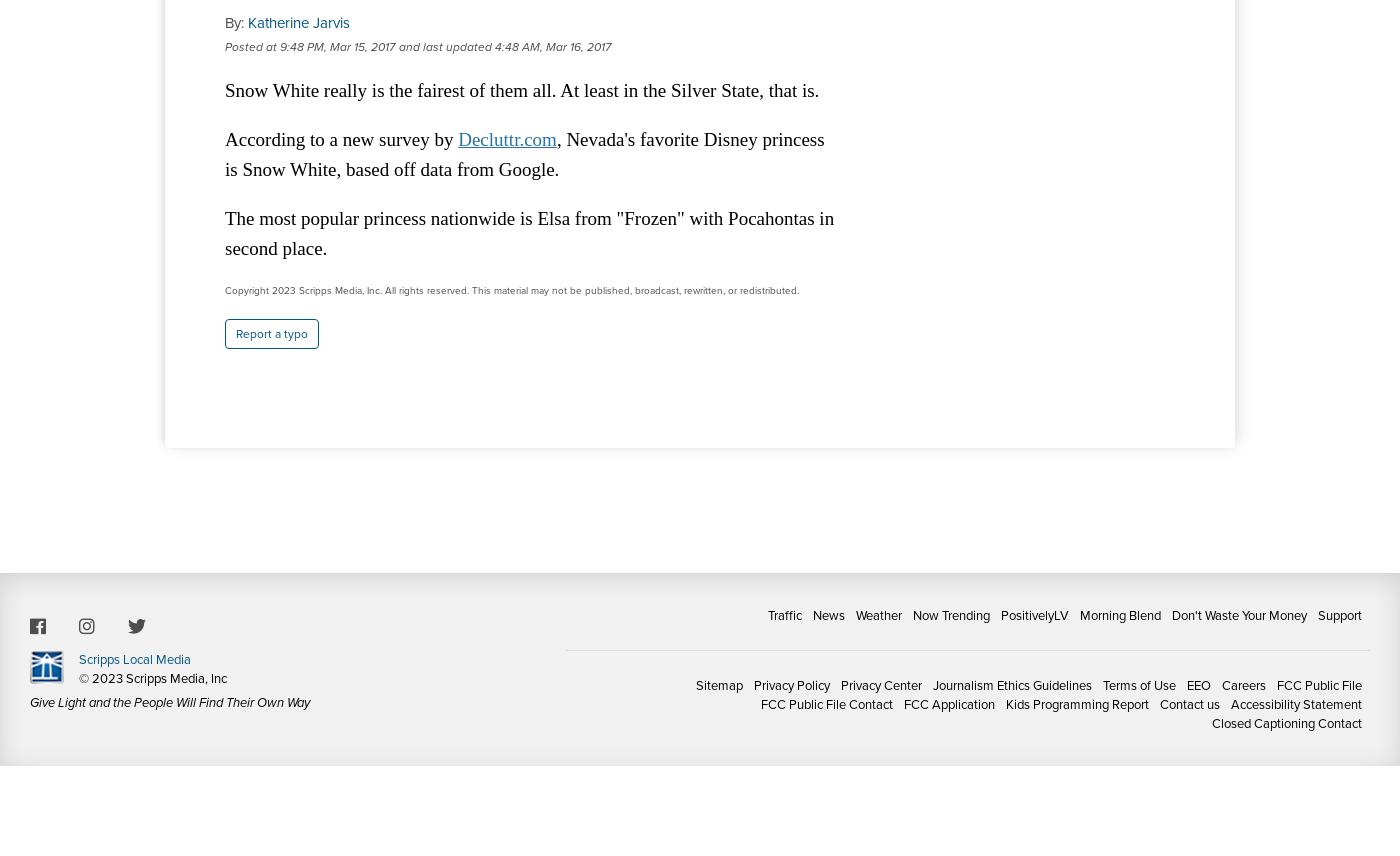  I want to click on 'Weather', so click(879, 614).